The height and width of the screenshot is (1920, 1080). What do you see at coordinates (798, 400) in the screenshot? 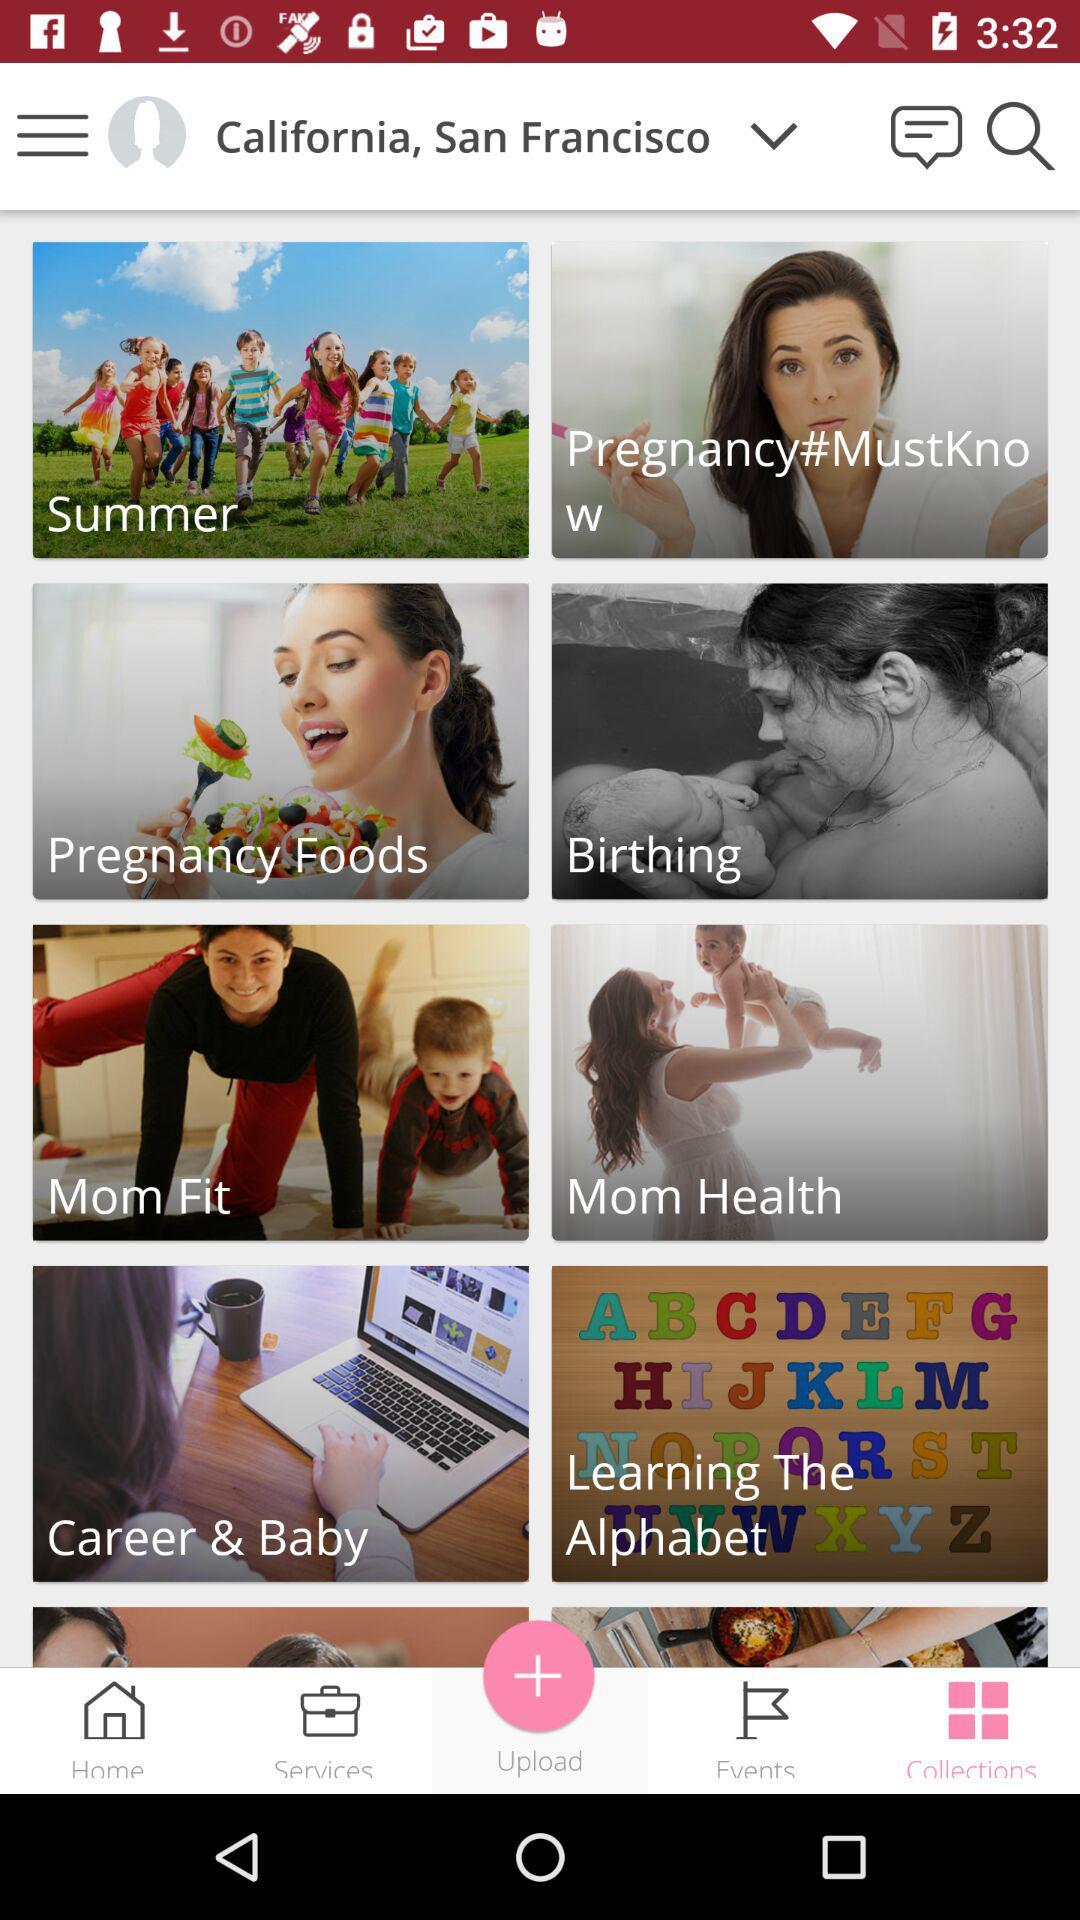
I see `click for categories` at bounding box center [798, 400].